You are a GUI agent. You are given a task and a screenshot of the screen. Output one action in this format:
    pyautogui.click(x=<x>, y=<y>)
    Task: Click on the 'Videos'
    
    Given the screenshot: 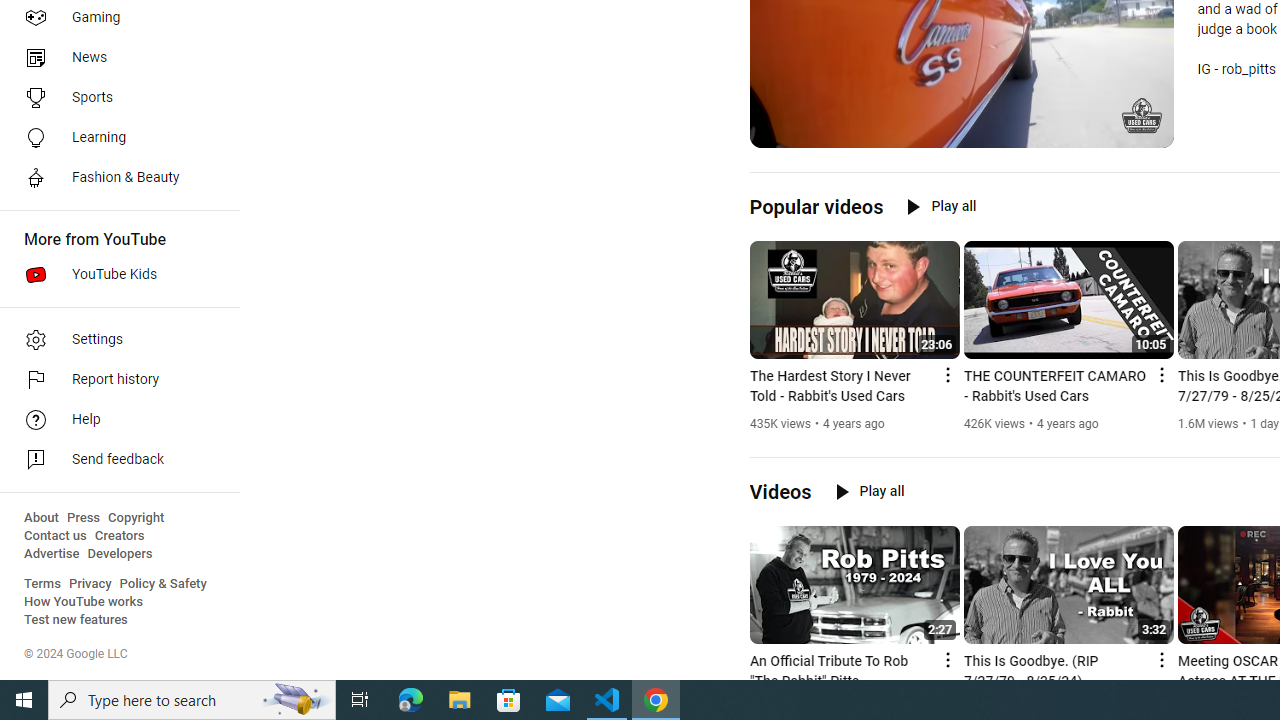 What is the action you would take?
    pyautogui.click(x=779, y=492)
    